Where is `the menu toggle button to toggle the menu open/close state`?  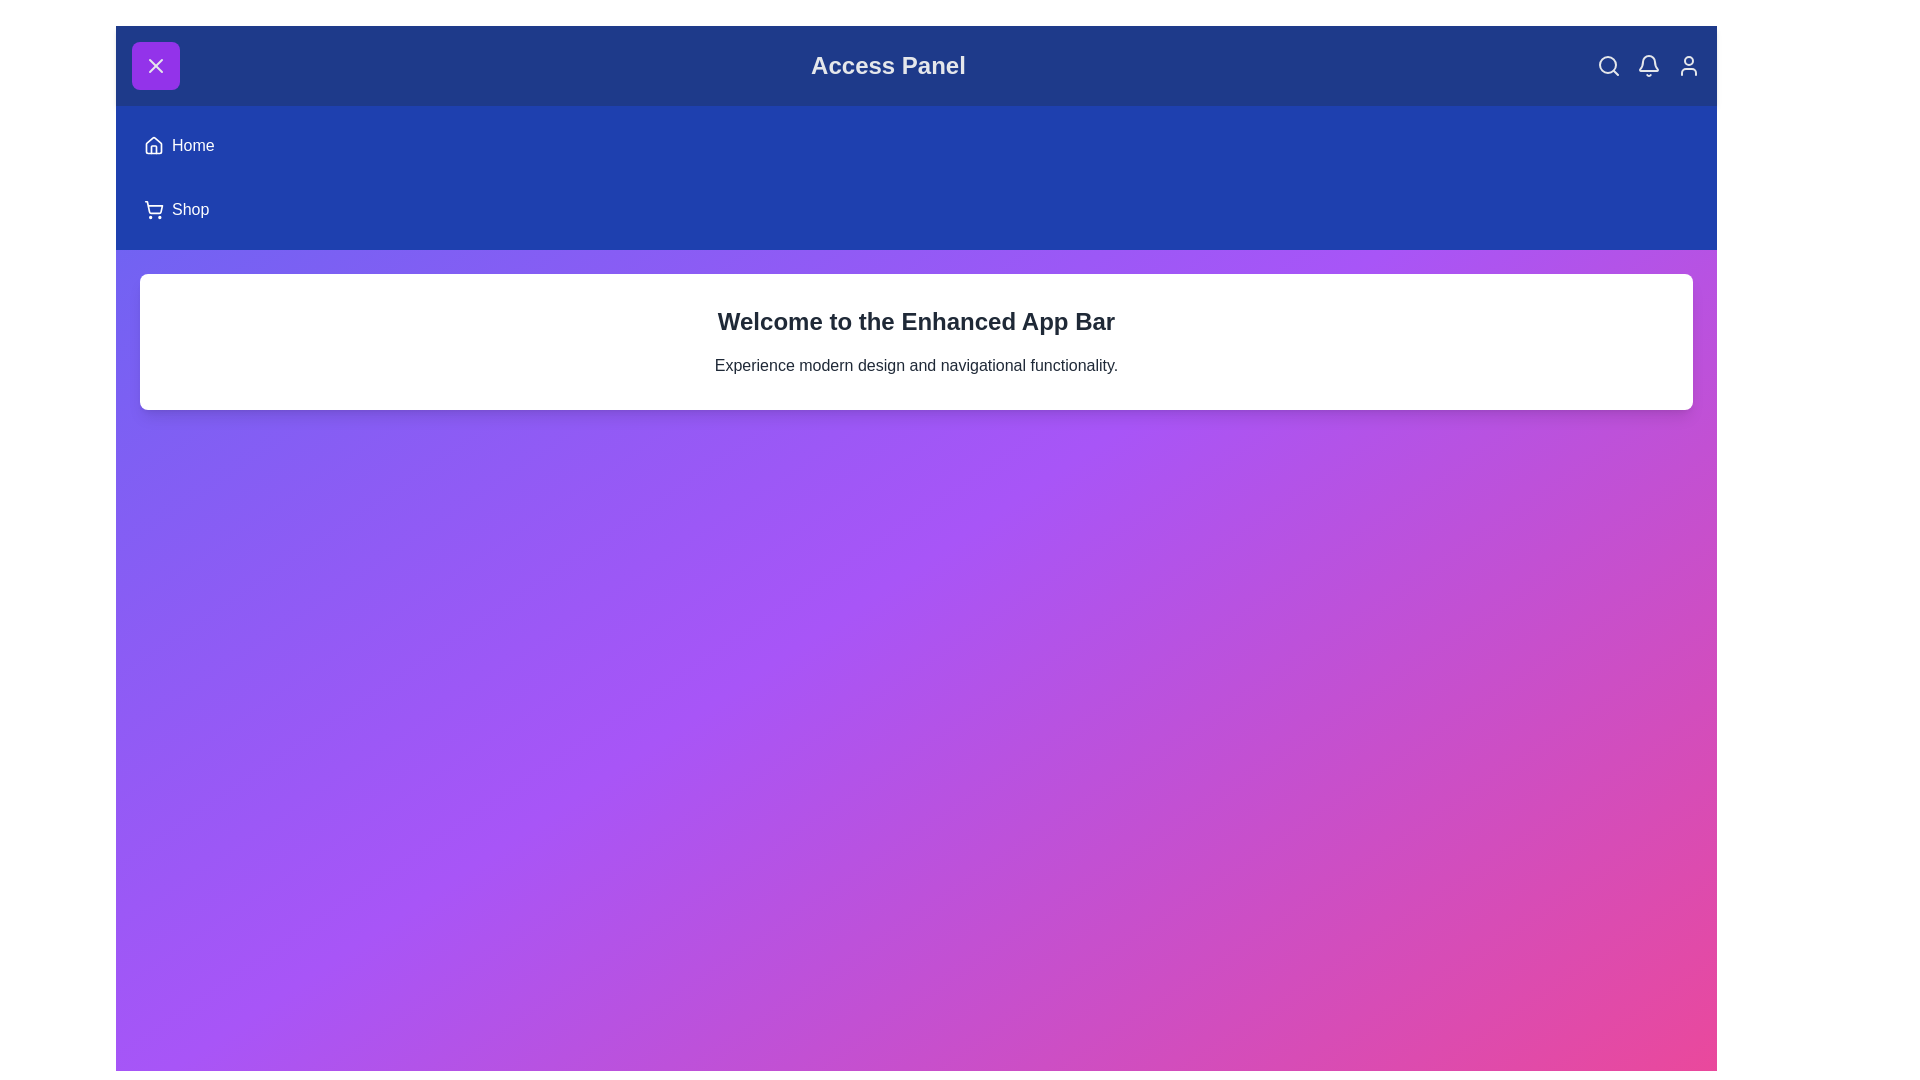 the menu toggle button to toggle the menu open/close state is located at coordinates (155, 64).